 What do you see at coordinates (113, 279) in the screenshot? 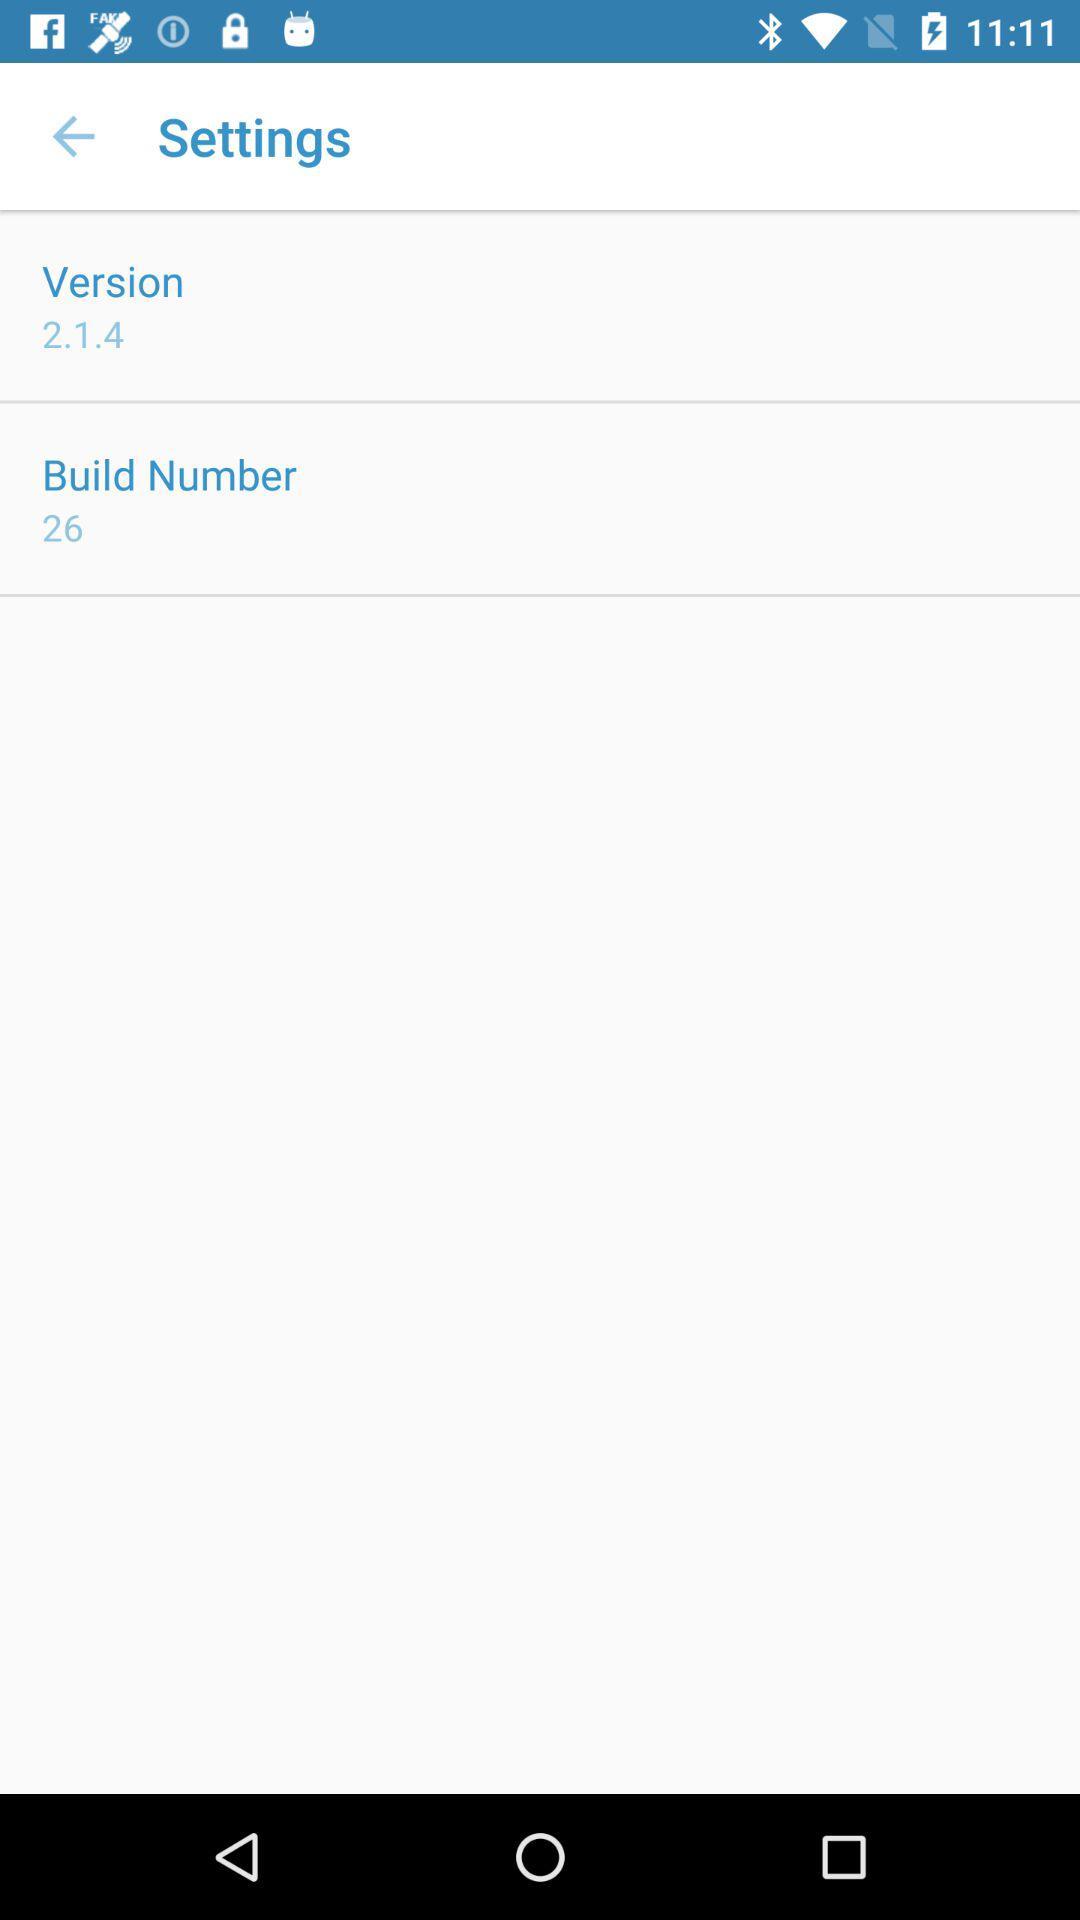
I see `icon above 2.1.4` at bounding box center [113, 279].